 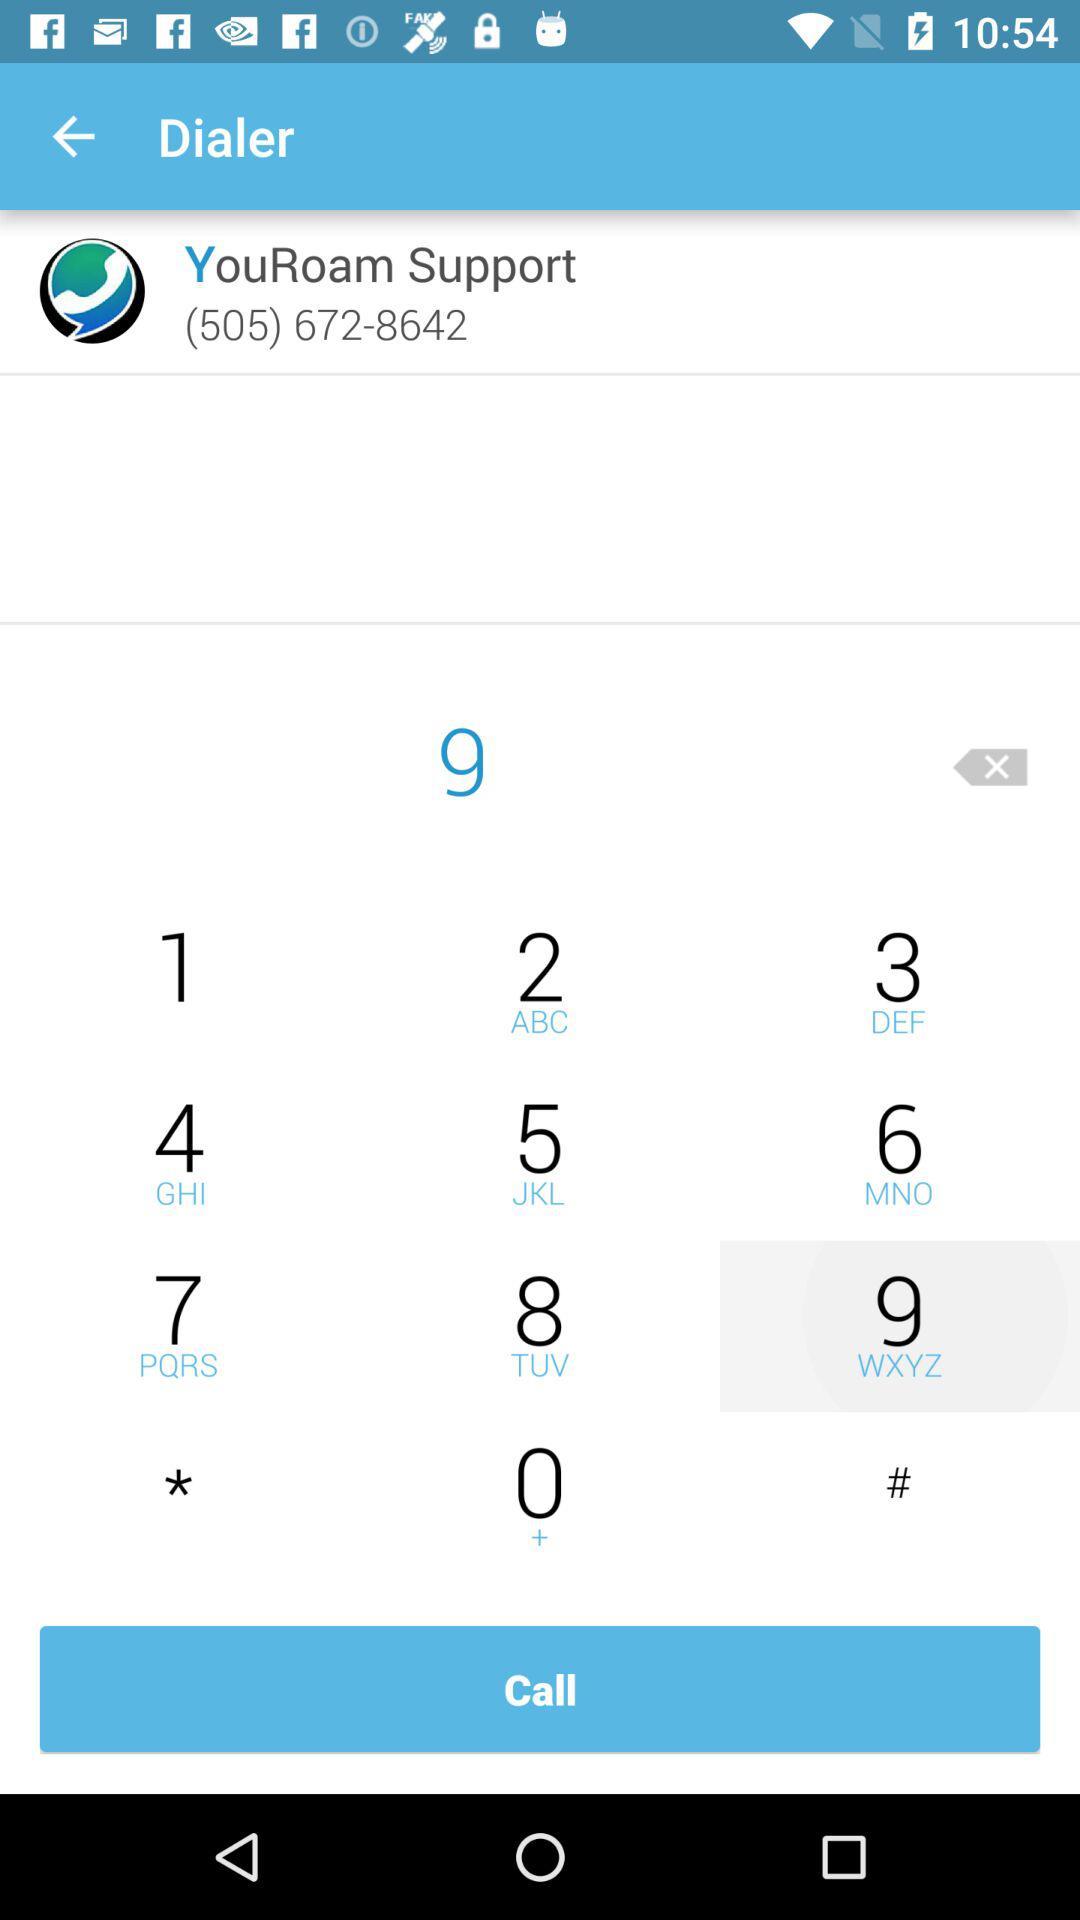 What do you see at coordinates (180, 1154) in the screenshot?
I see `number 4` at bounding box center [180, 1154].